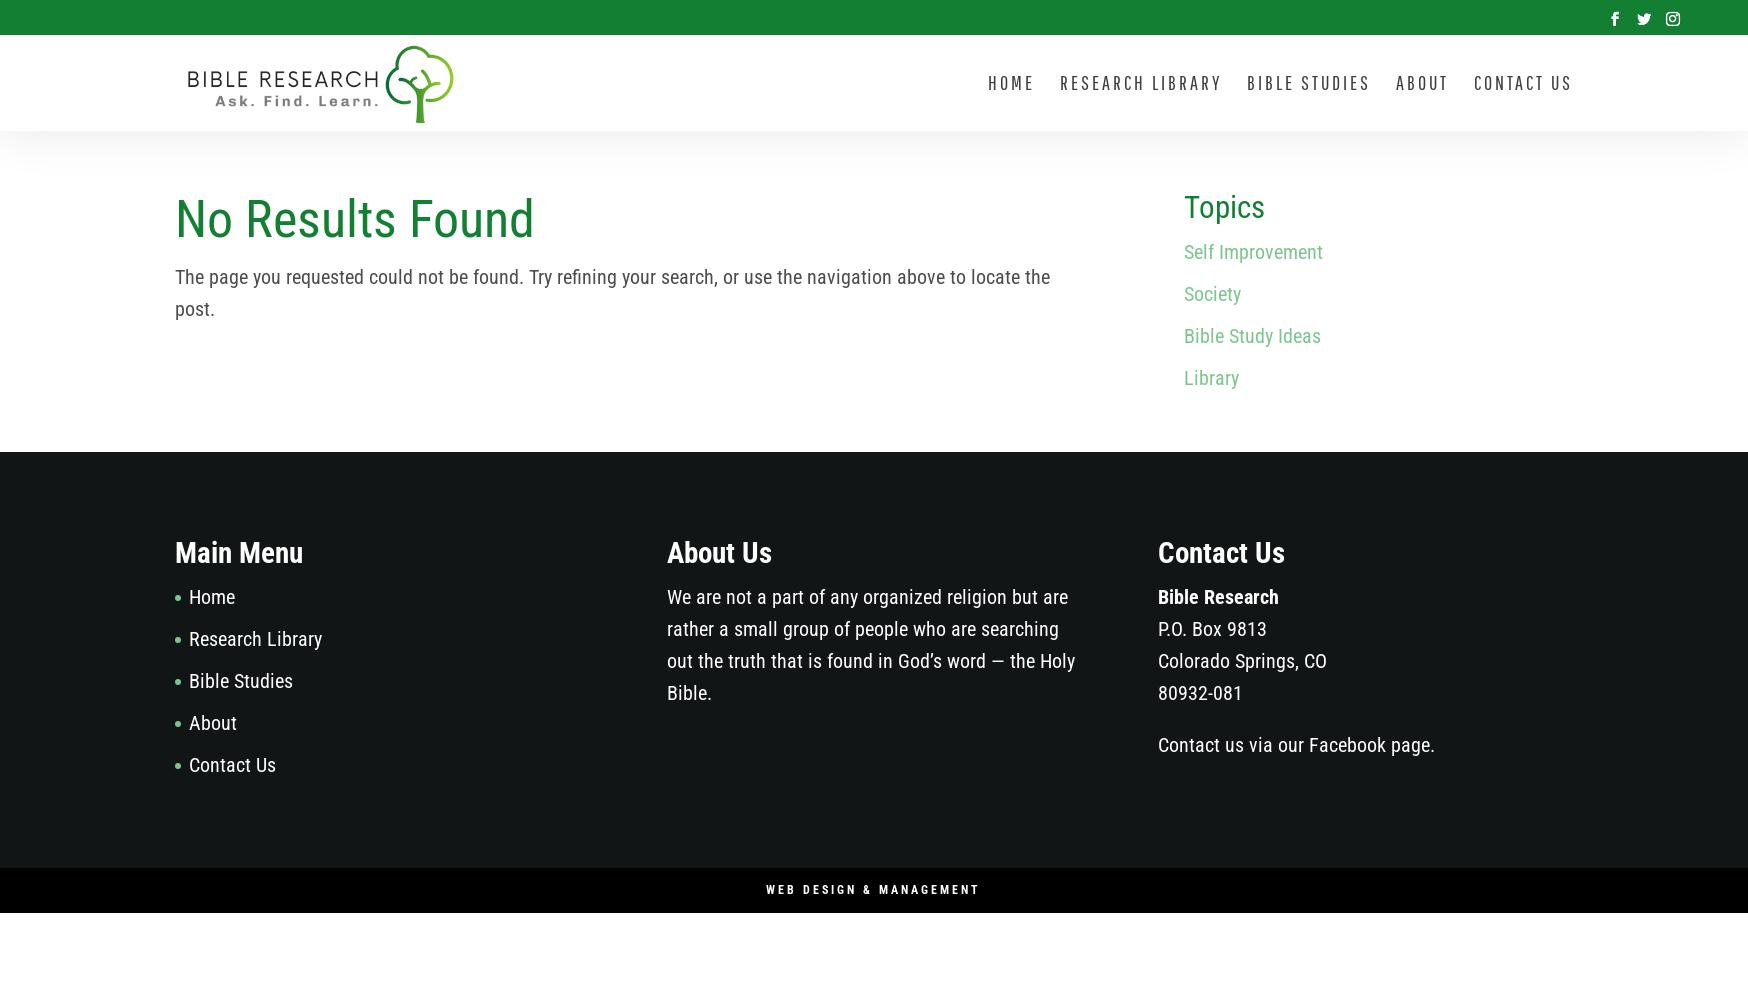  I want to click on '.', so click(1432, 743).